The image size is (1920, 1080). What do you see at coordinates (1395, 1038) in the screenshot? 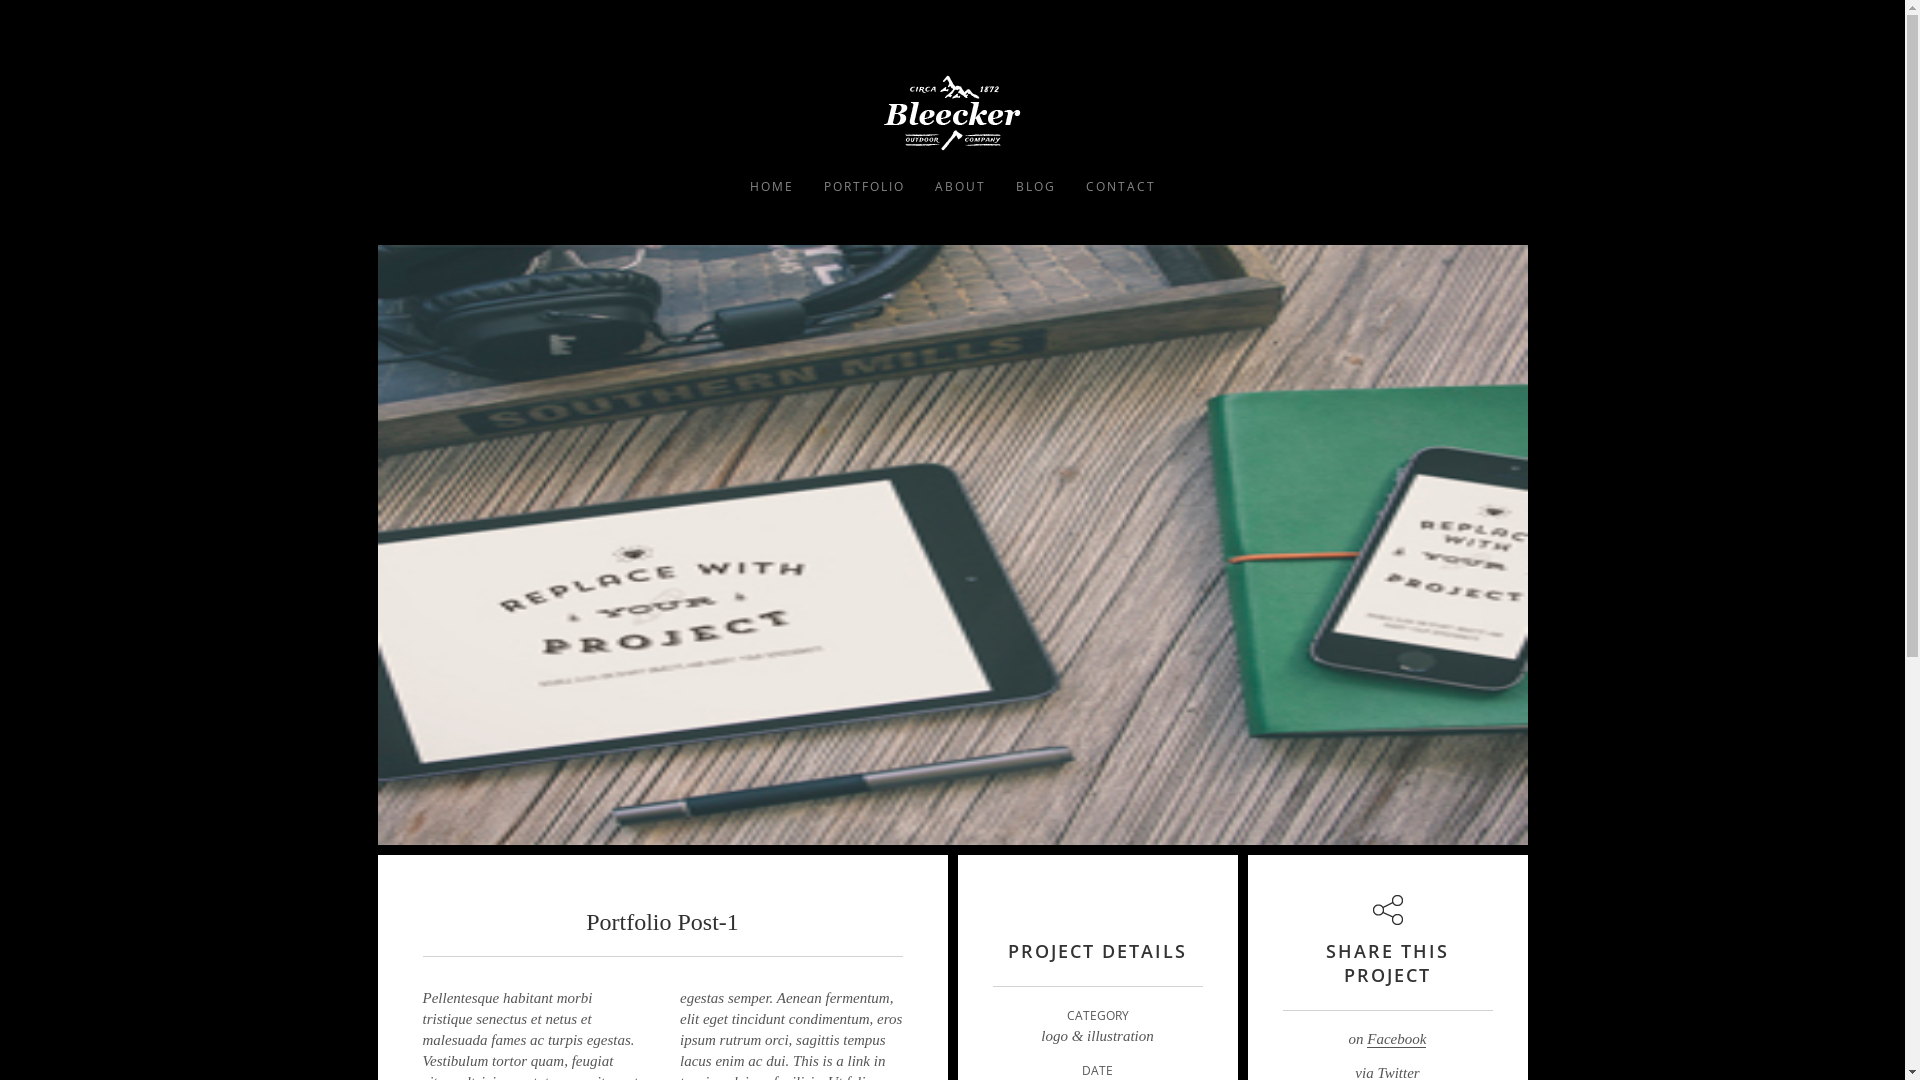
I see `'Facebook'` at bounding box center [1395, 1038].